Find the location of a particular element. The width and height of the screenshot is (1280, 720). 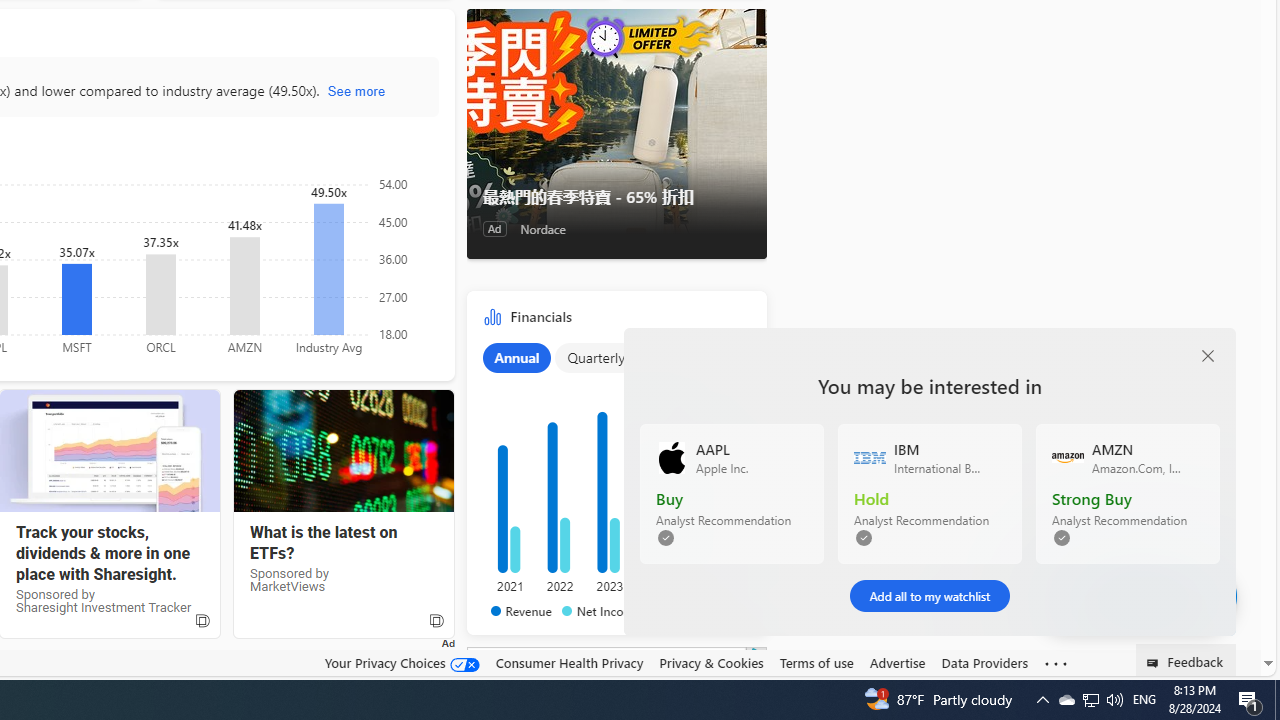

'Class: feedback_link_icon-DS-EntryPoint1-1' is located at coordinates (1156, 663).